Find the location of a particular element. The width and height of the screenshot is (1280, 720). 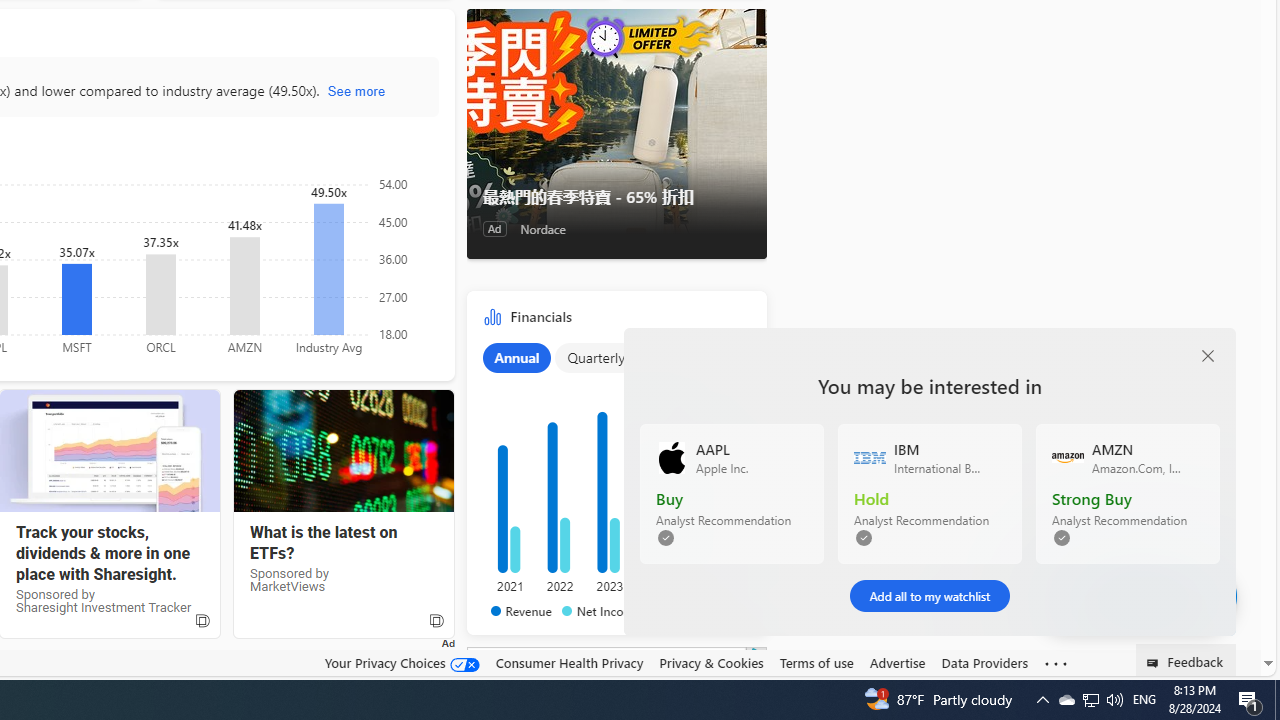

'Class: feedback_link_icon-DS-EntryPoint1-1' is located at coordinates (1156, 663).